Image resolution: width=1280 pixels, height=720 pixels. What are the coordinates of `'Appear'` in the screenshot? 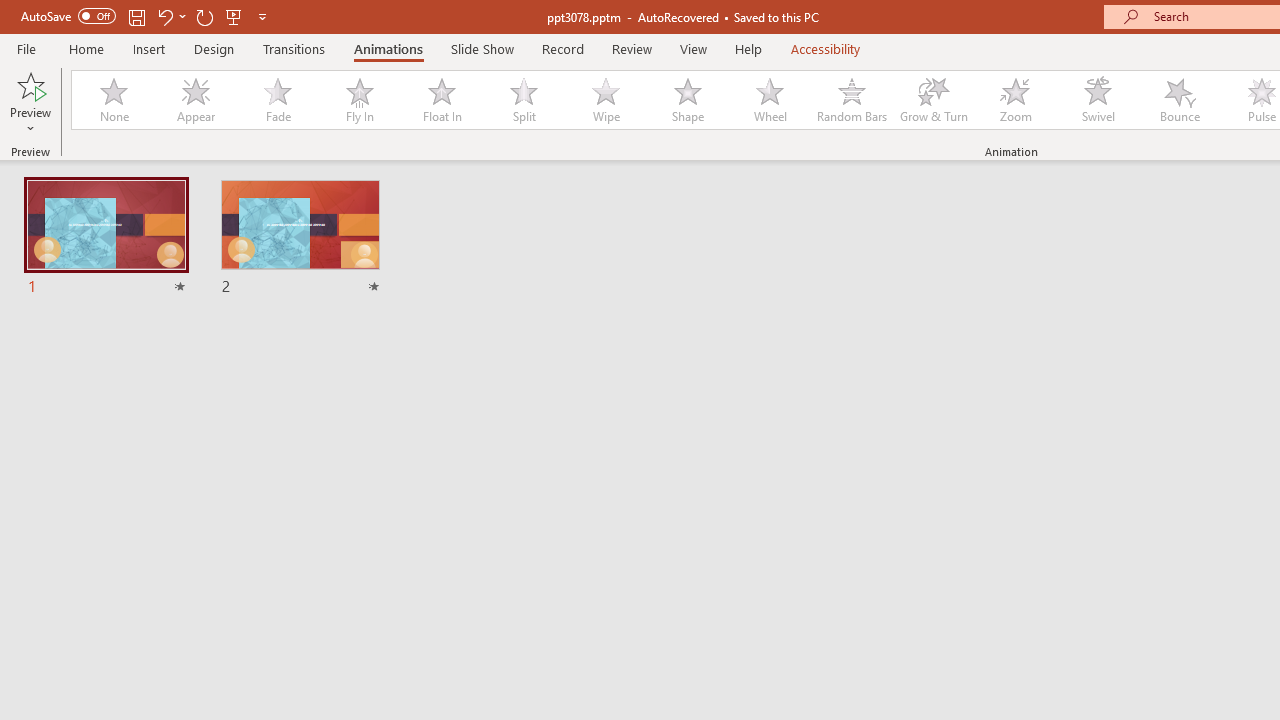 It's located at (195, 100).